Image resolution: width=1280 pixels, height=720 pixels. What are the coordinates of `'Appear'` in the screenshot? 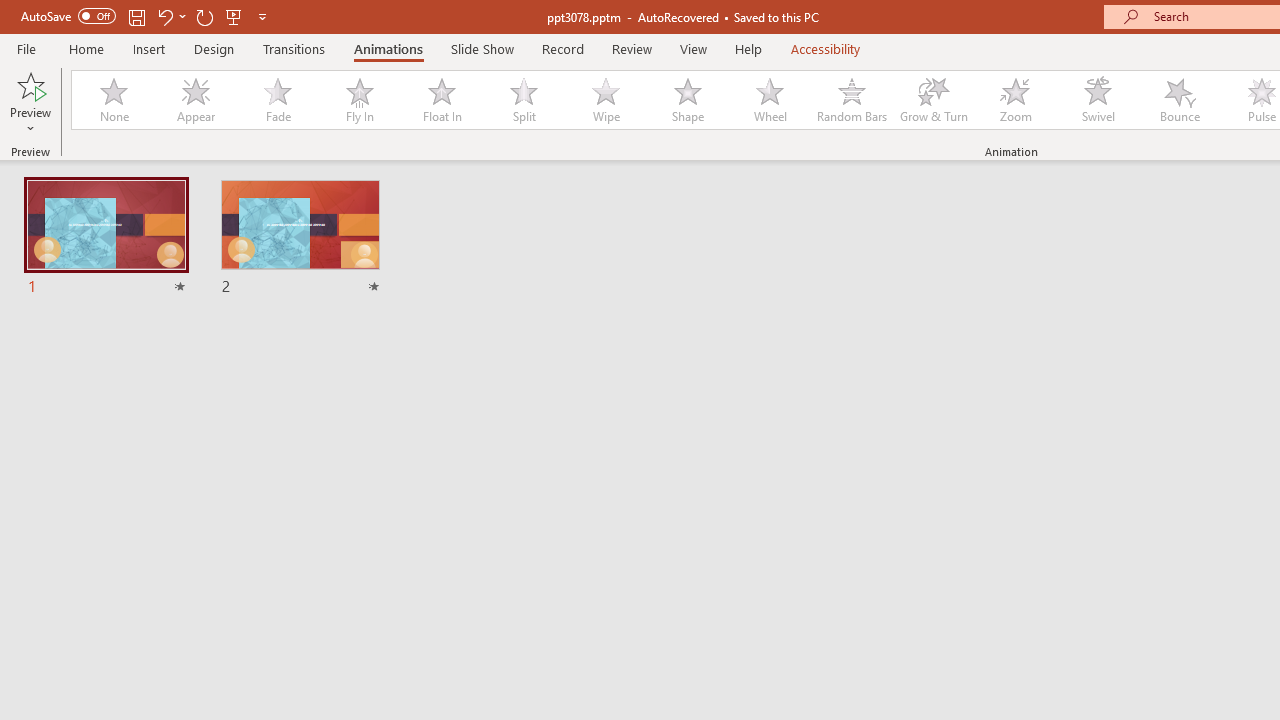 It's located at (195, 100).